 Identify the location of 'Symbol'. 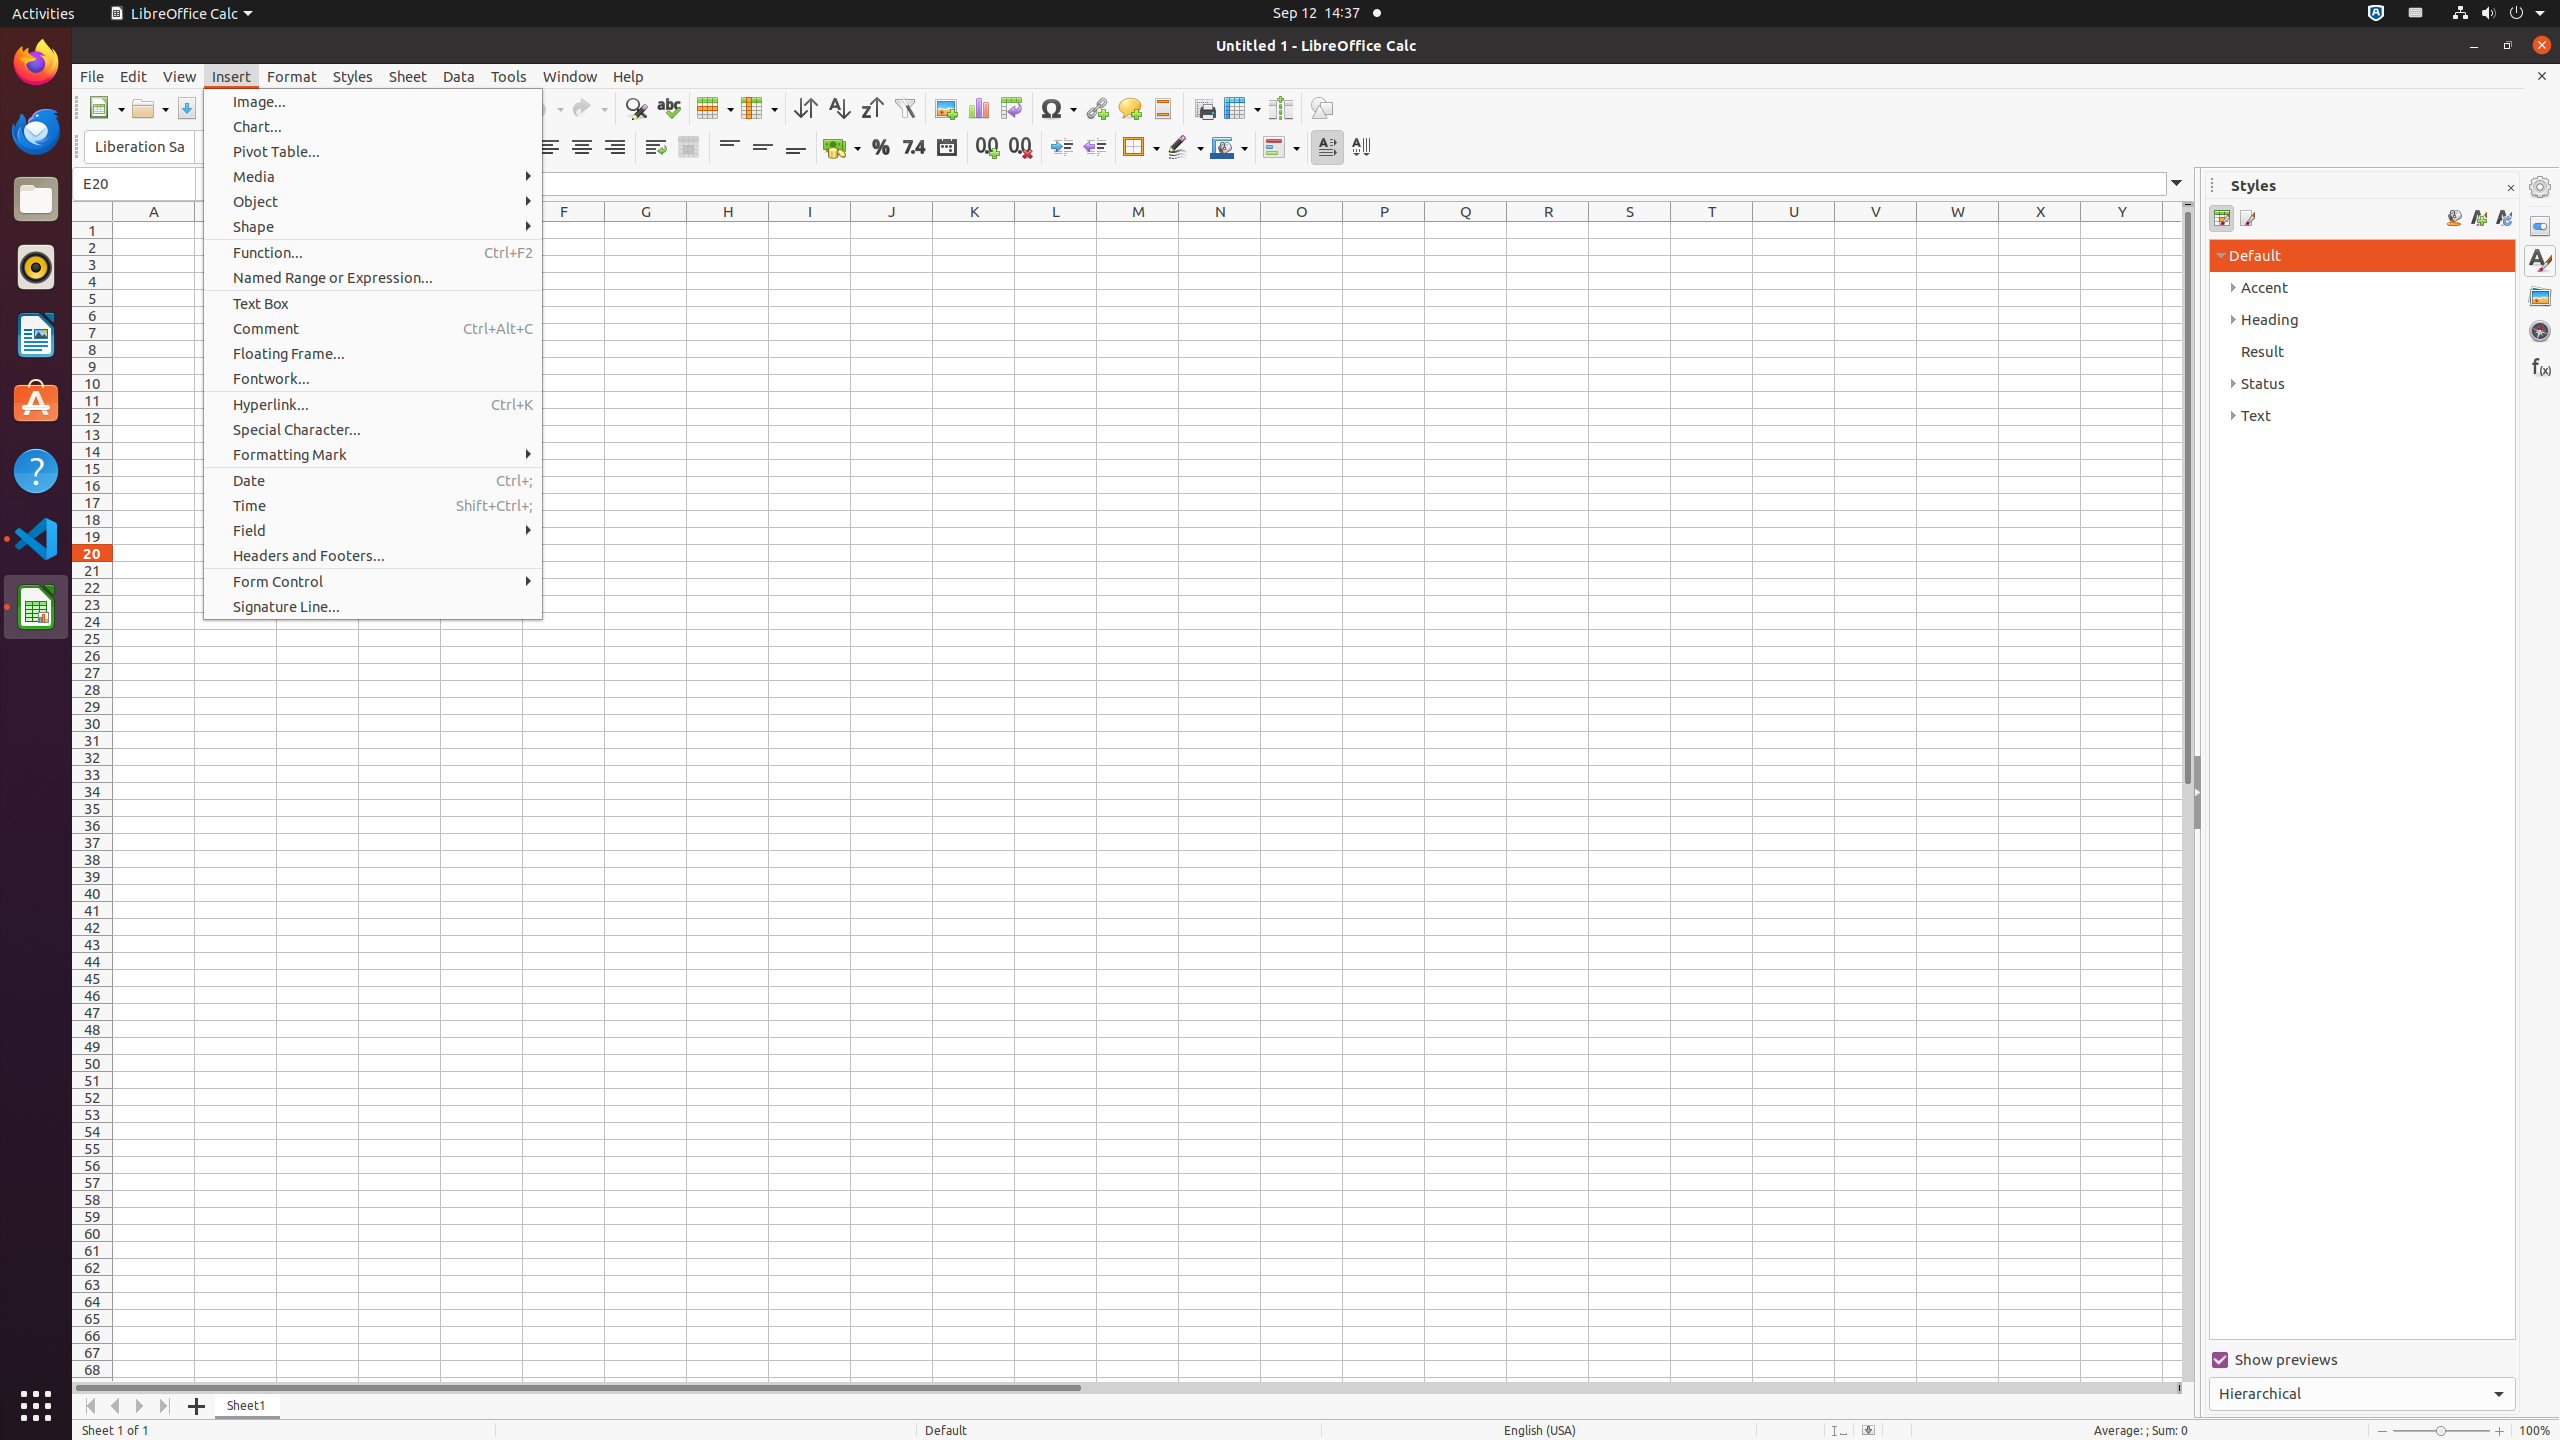
(1057, 107).